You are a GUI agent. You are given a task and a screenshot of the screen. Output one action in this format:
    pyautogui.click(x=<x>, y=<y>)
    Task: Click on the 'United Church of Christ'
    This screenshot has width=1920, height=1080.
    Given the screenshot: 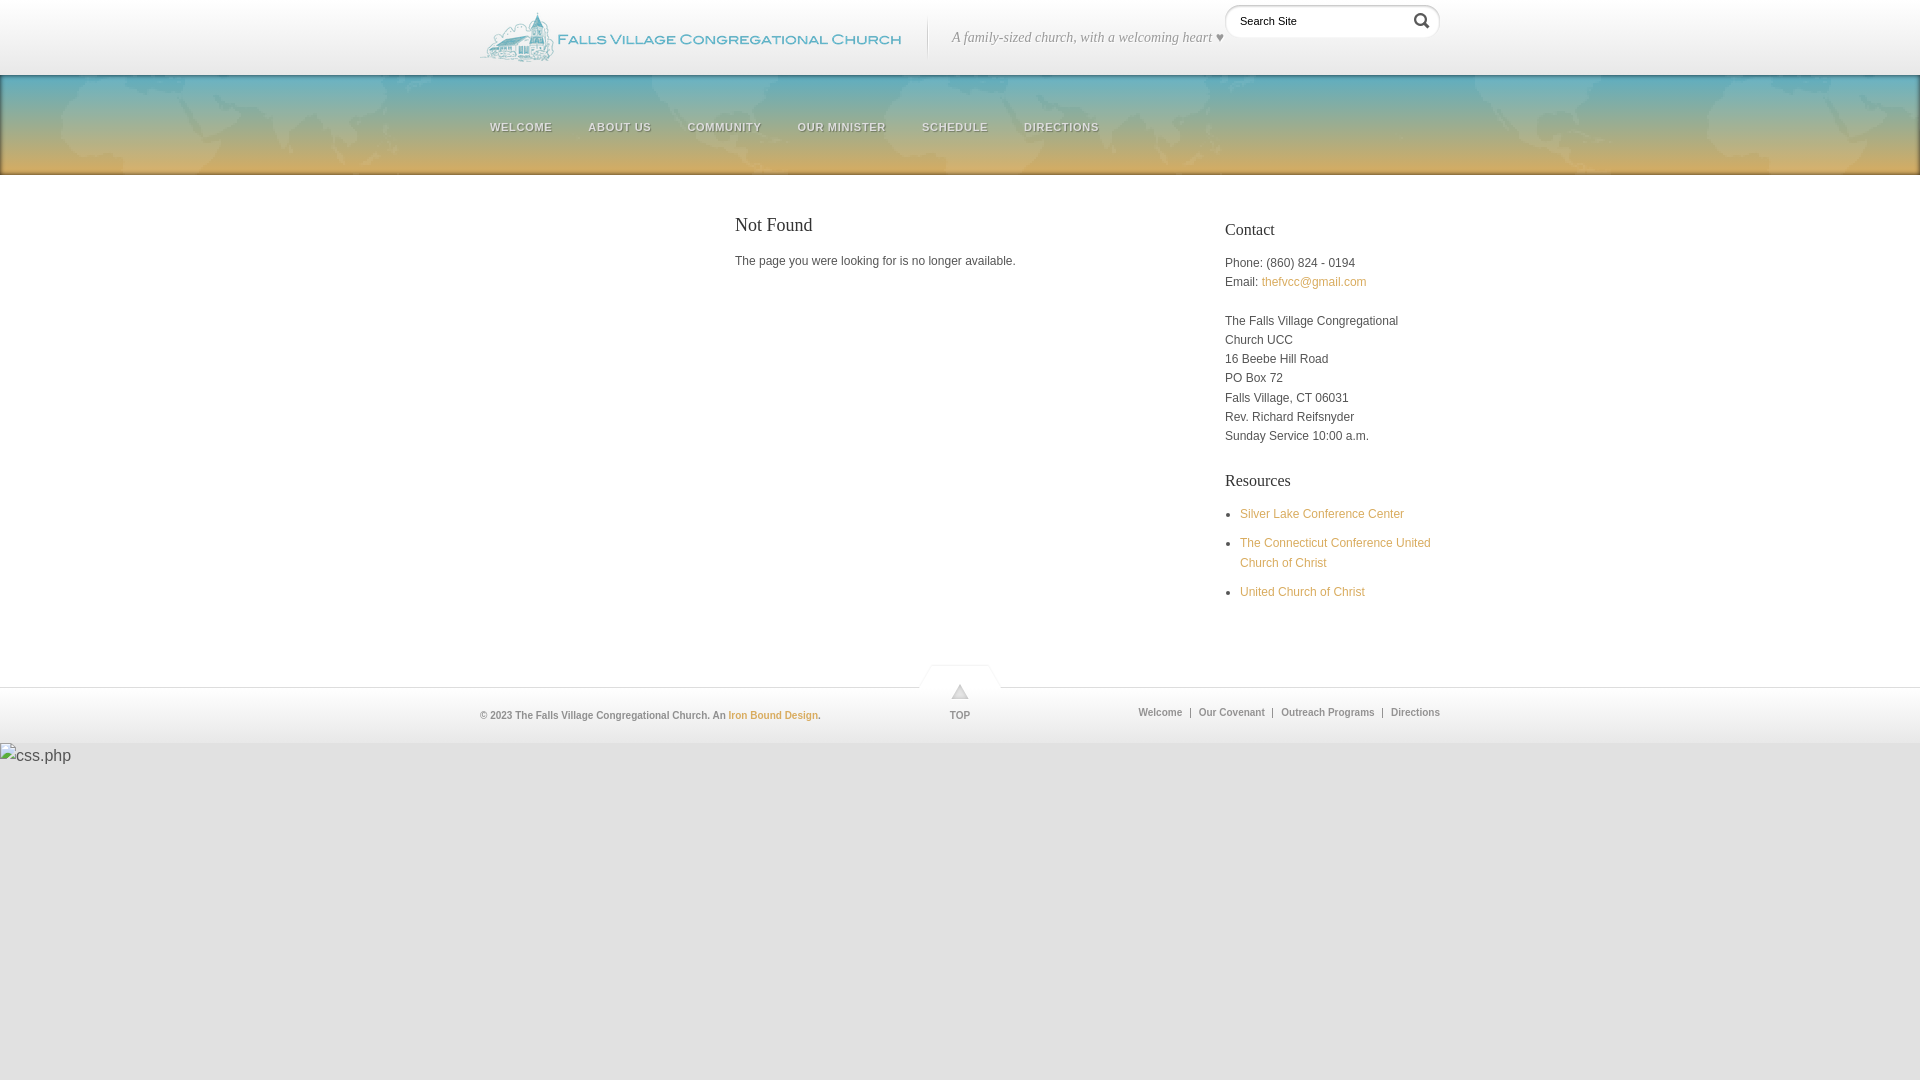 What is the action you would take?
    pyautogui.click(x=1302, y=590)
    